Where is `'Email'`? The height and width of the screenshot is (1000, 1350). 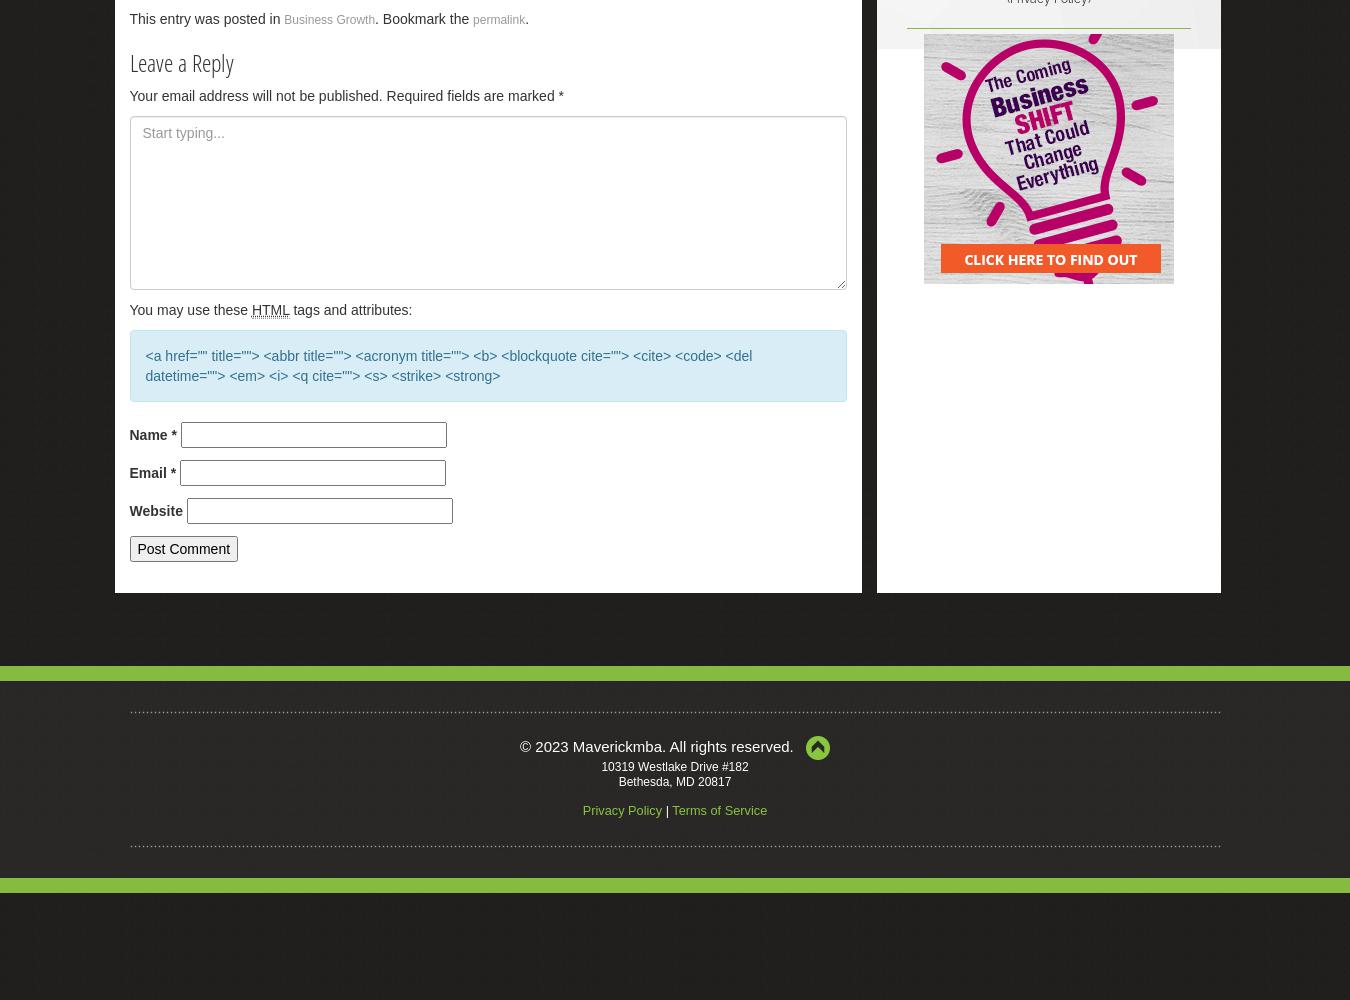
'Email' is located at coordinates (149, 472).